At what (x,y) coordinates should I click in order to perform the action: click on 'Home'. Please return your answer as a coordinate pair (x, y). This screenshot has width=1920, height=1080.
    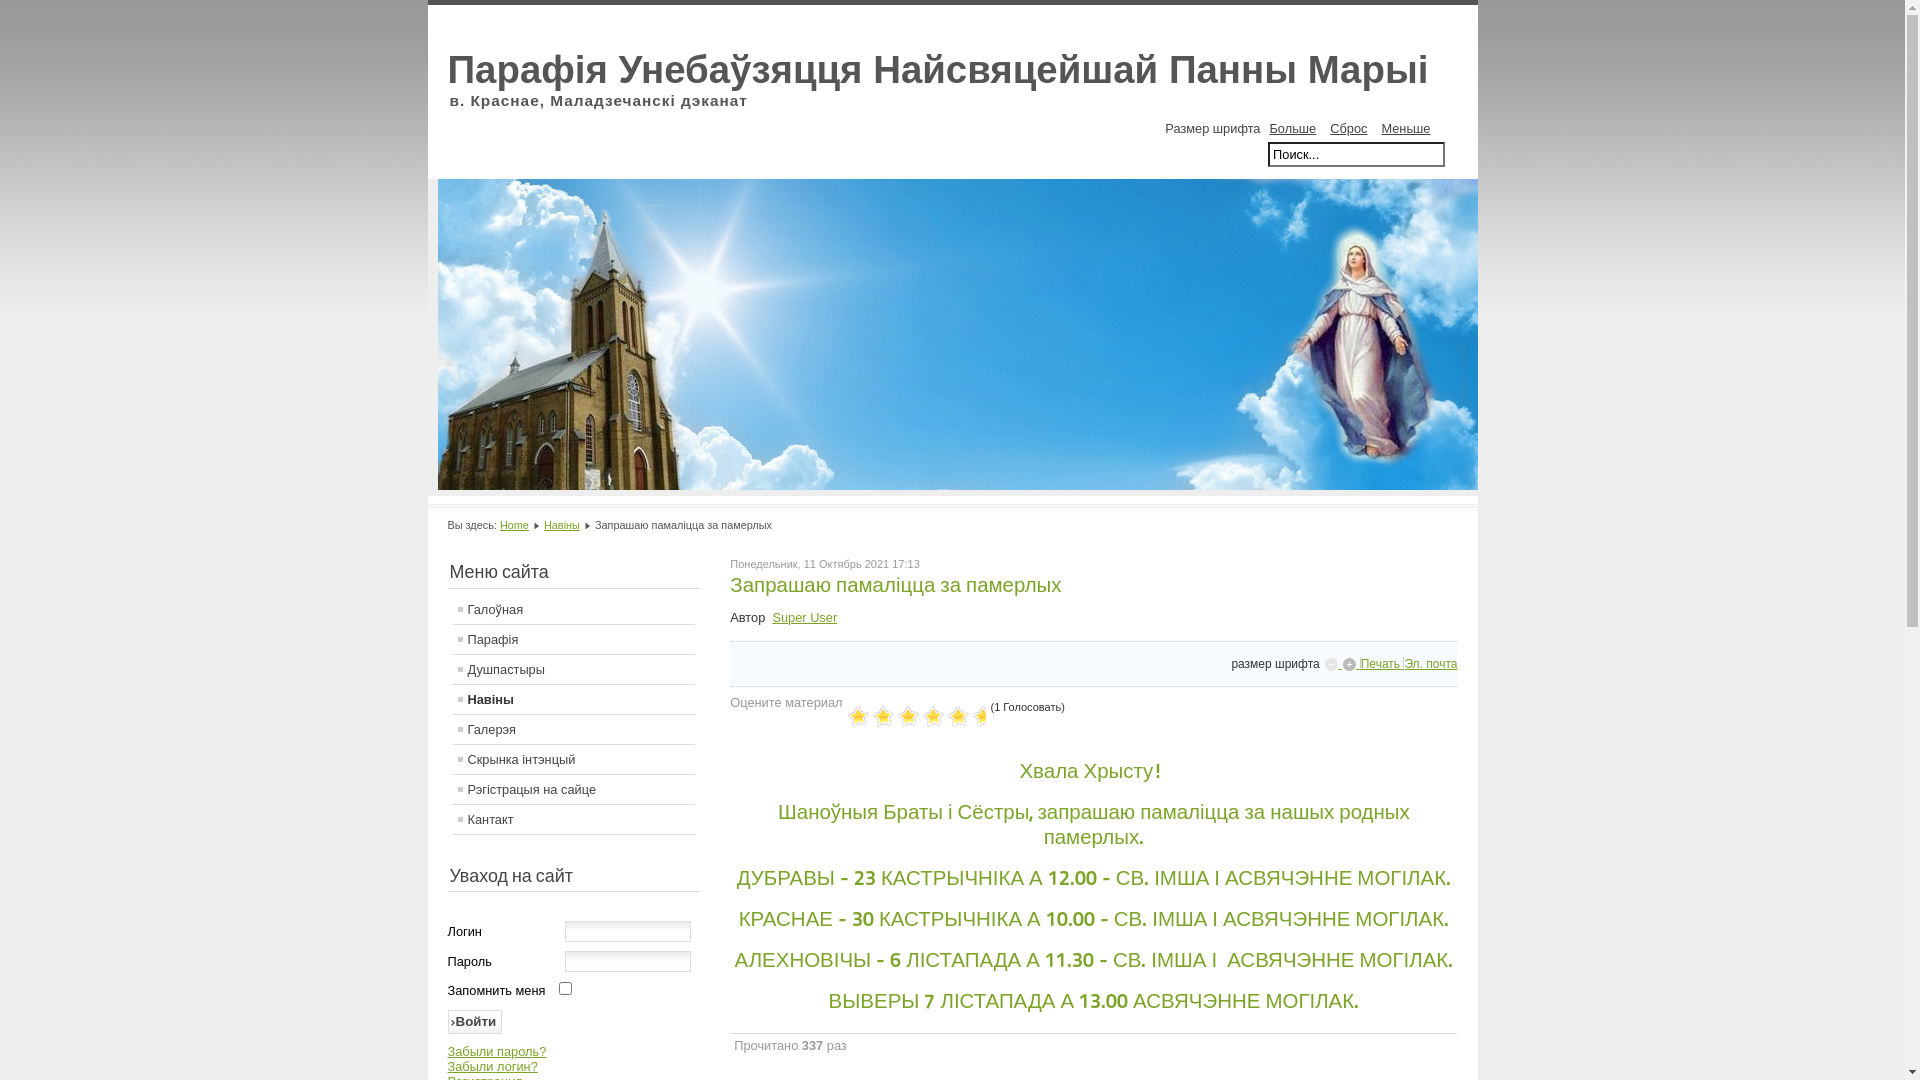
    Looking at the image, I should click on (514, 523).